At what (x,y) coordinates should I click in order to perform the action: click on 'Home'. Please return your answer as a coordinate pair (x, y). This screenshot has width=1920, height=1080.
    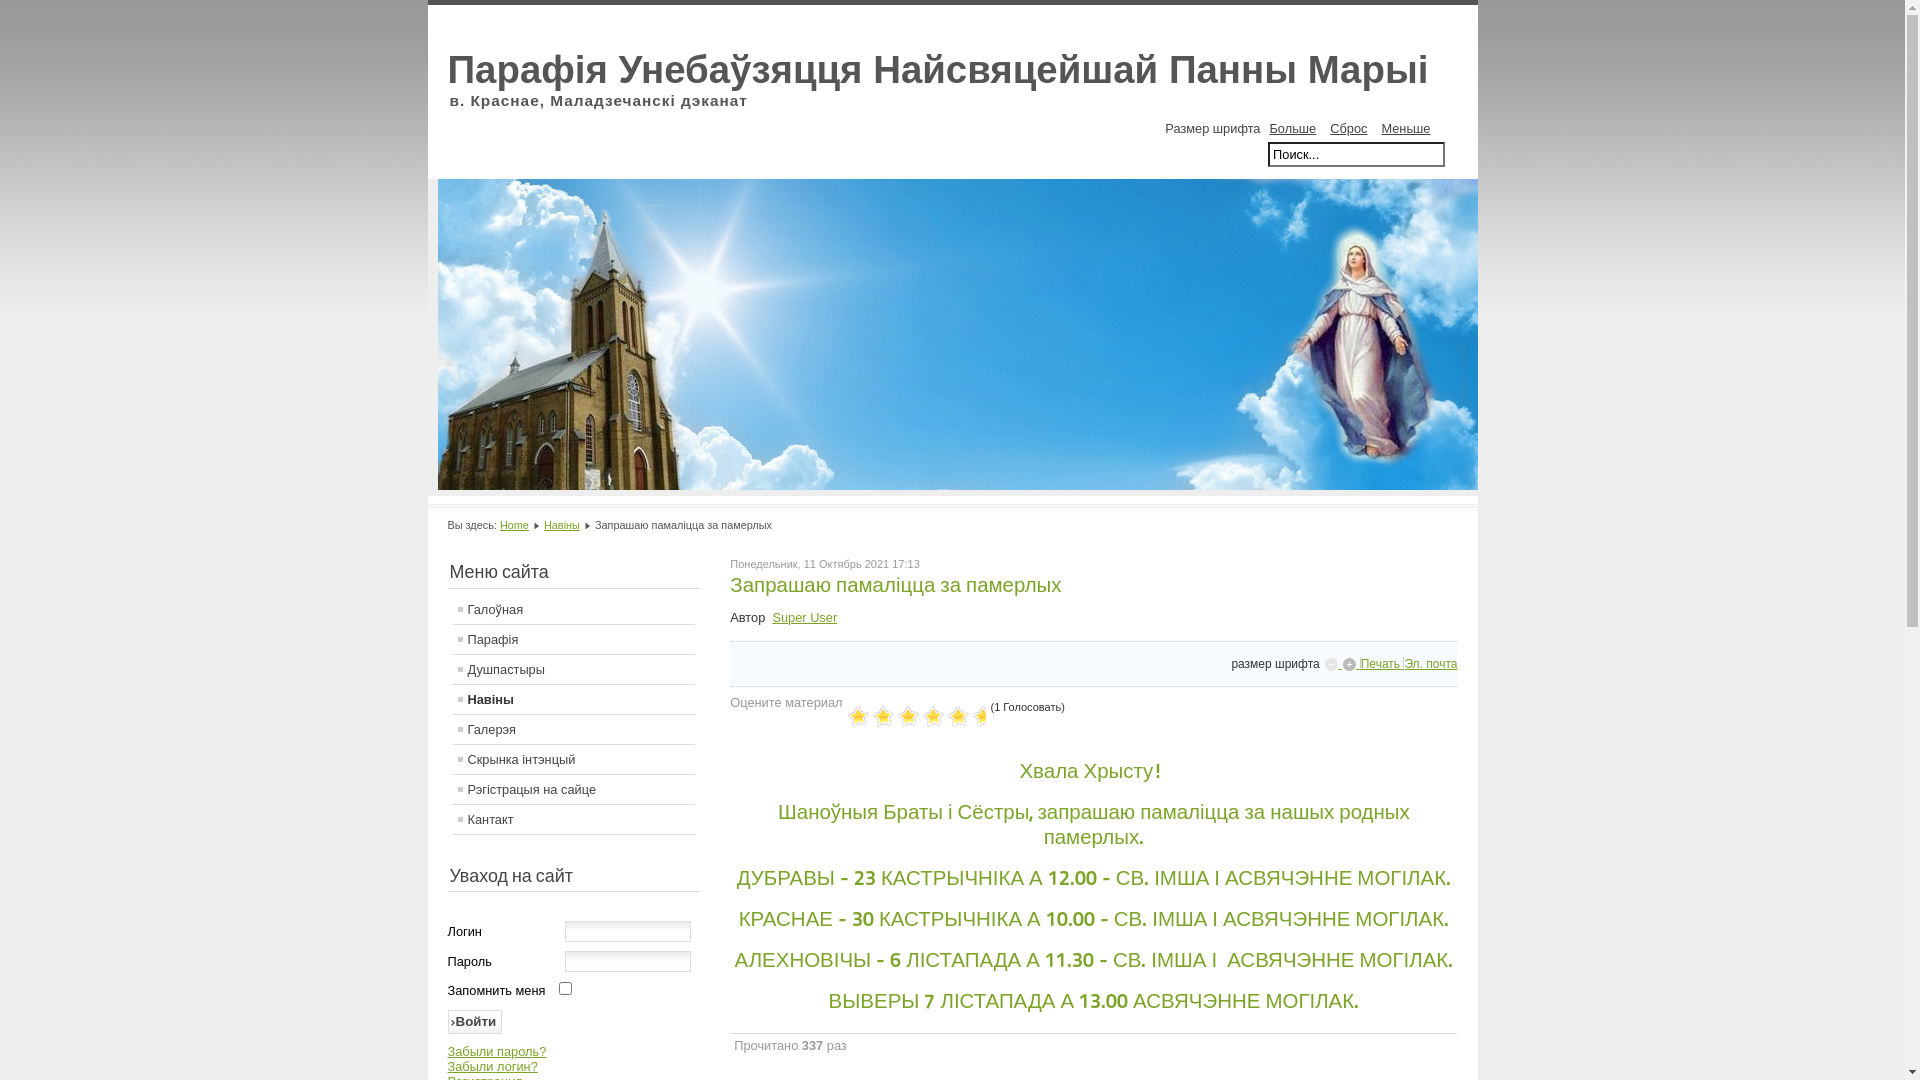
    Looking at the image, I should click on (514, 523).